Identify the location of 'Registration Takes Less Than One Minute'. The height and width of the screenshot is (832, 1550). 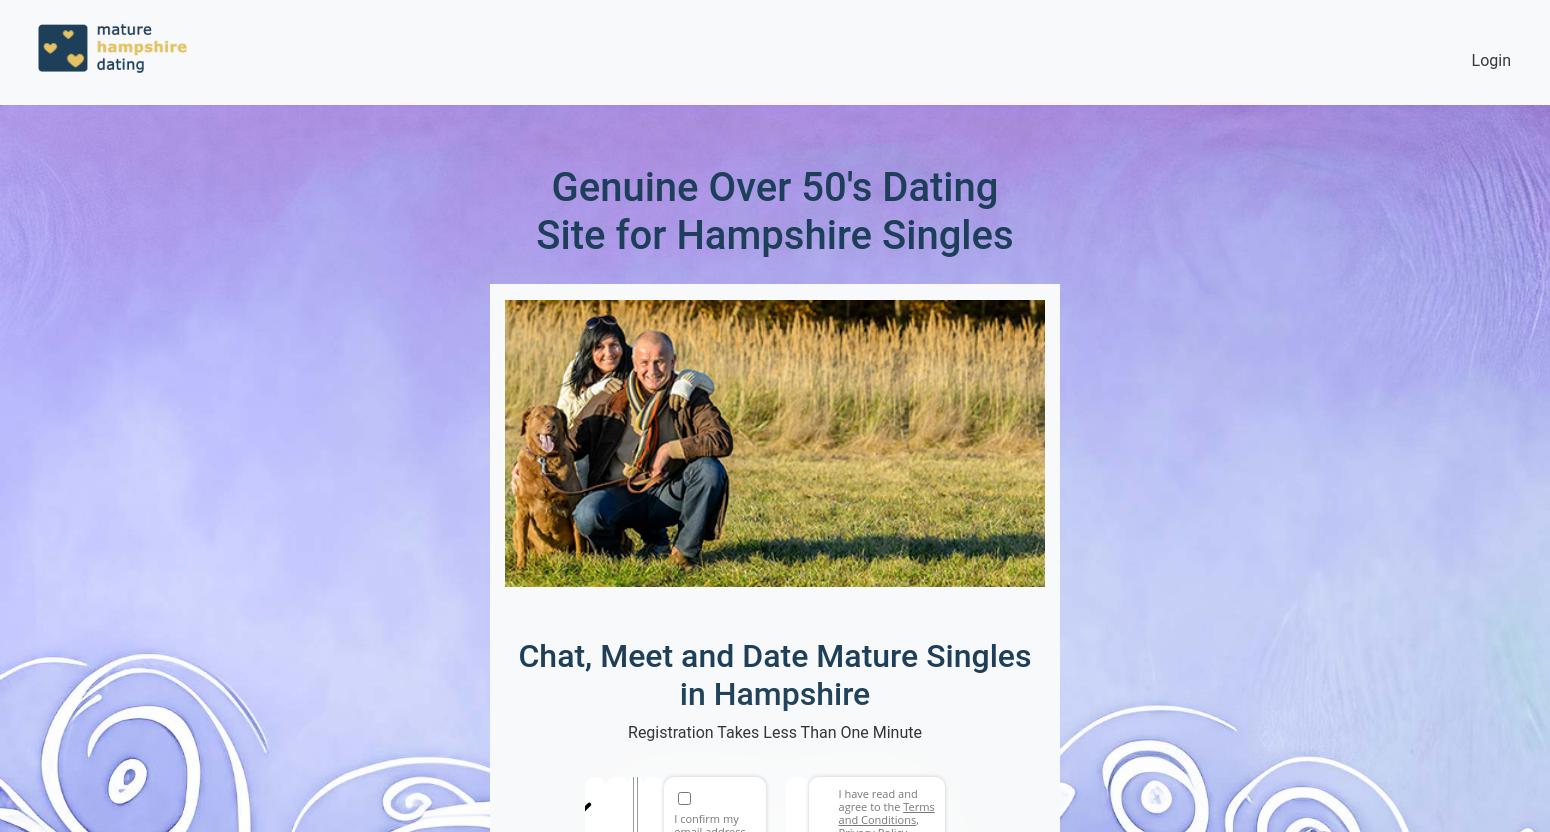
(627, 732).